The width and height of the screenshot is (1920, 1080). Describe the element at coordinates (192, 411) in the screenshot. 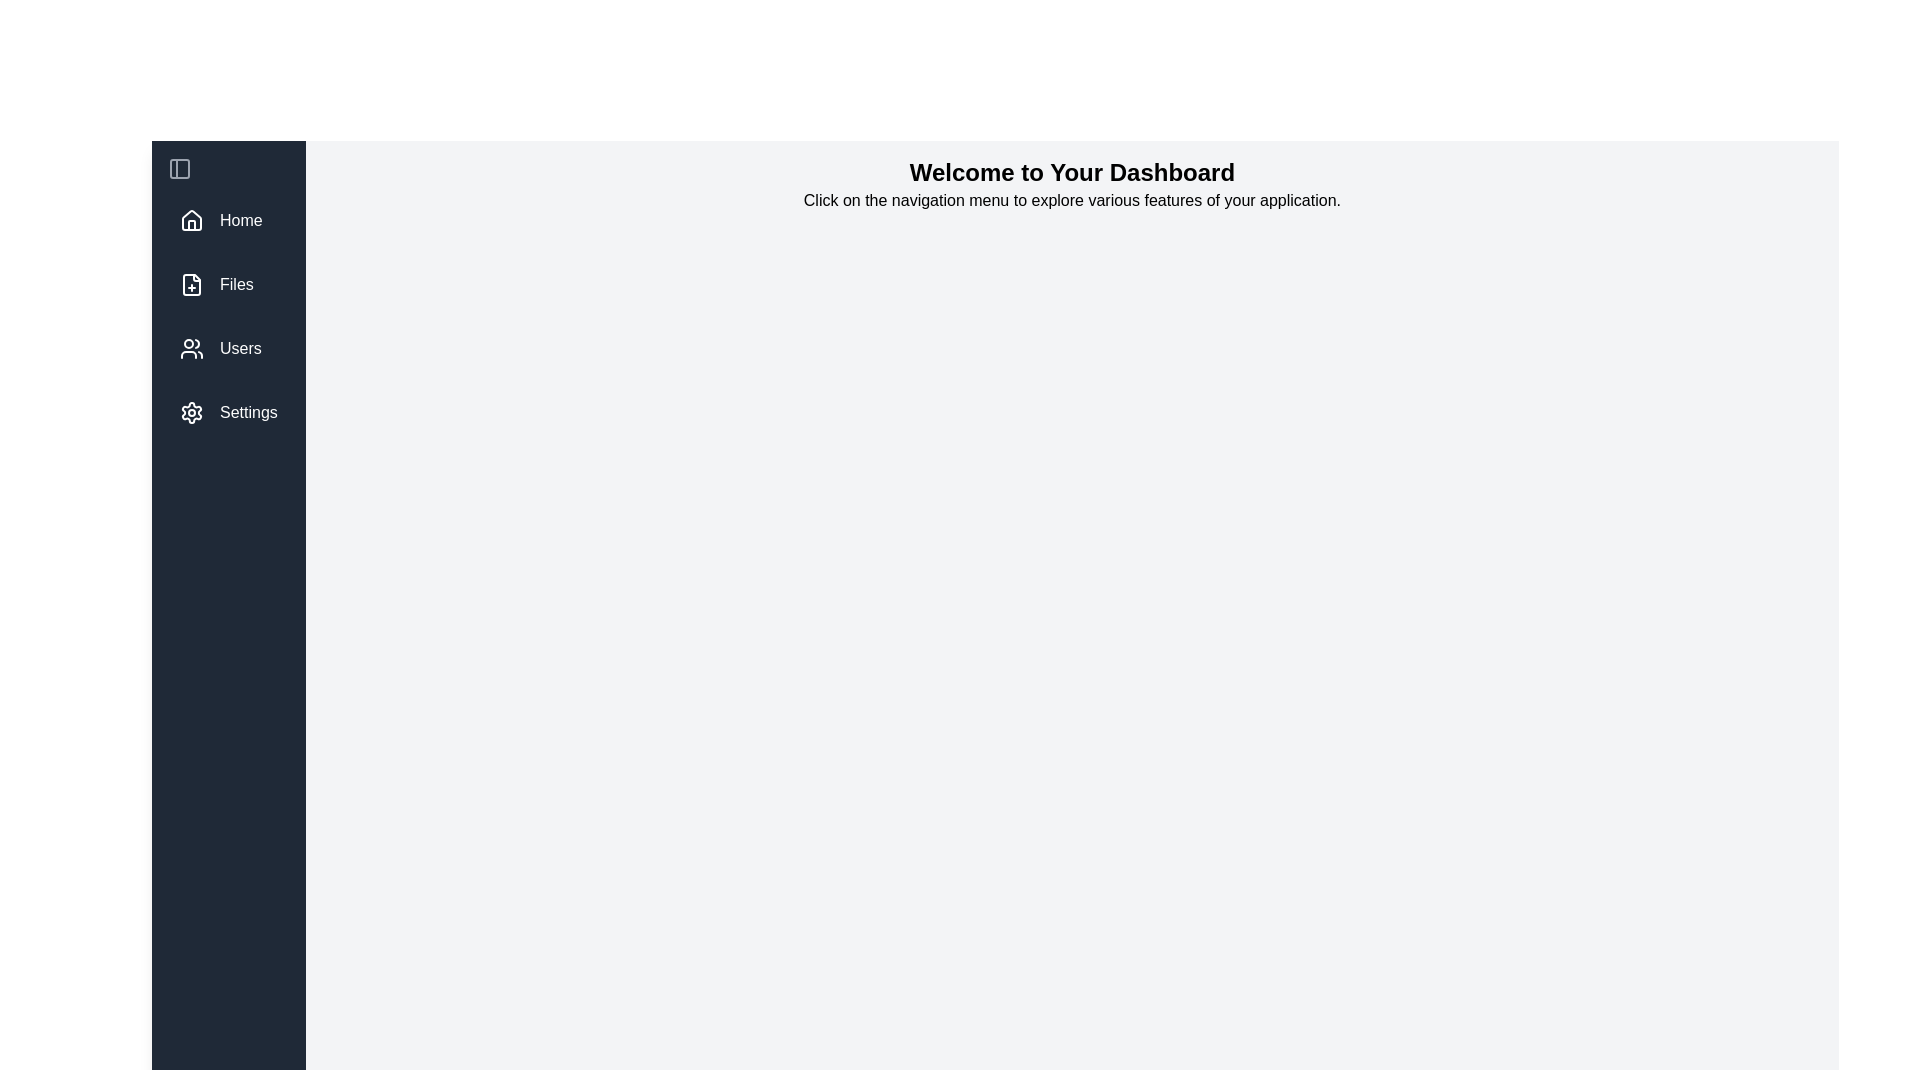

I see `the 'Settings' icon located to the left of the text` at that location.